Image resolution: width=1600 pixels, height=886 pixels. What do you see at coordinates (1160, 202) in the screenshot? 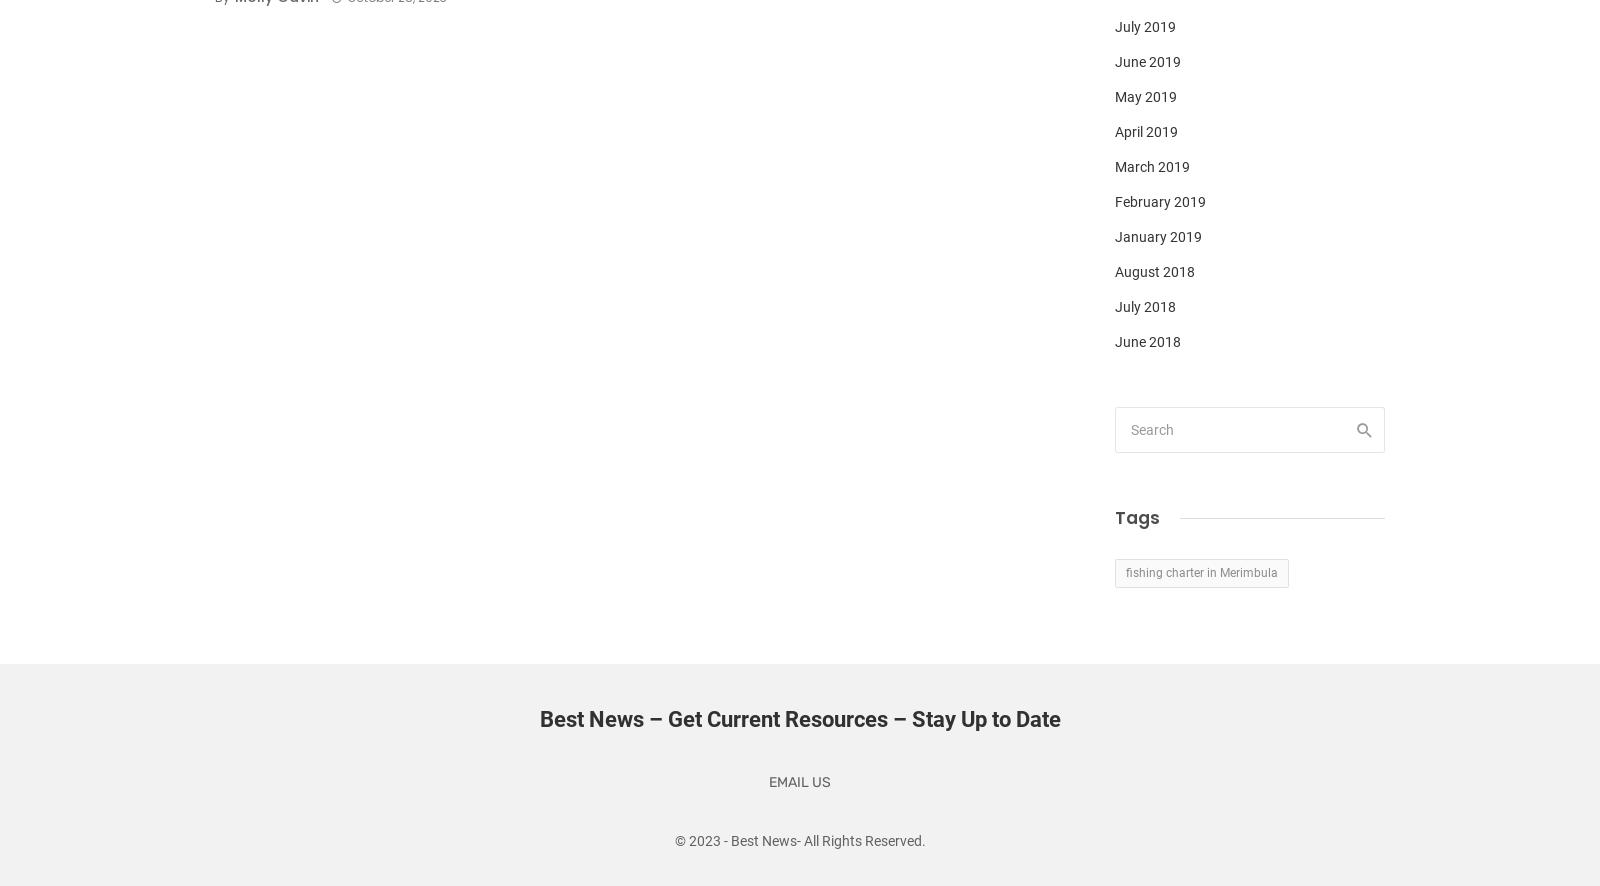
I see `'February 2019'` at bounding box center [1160, 202].